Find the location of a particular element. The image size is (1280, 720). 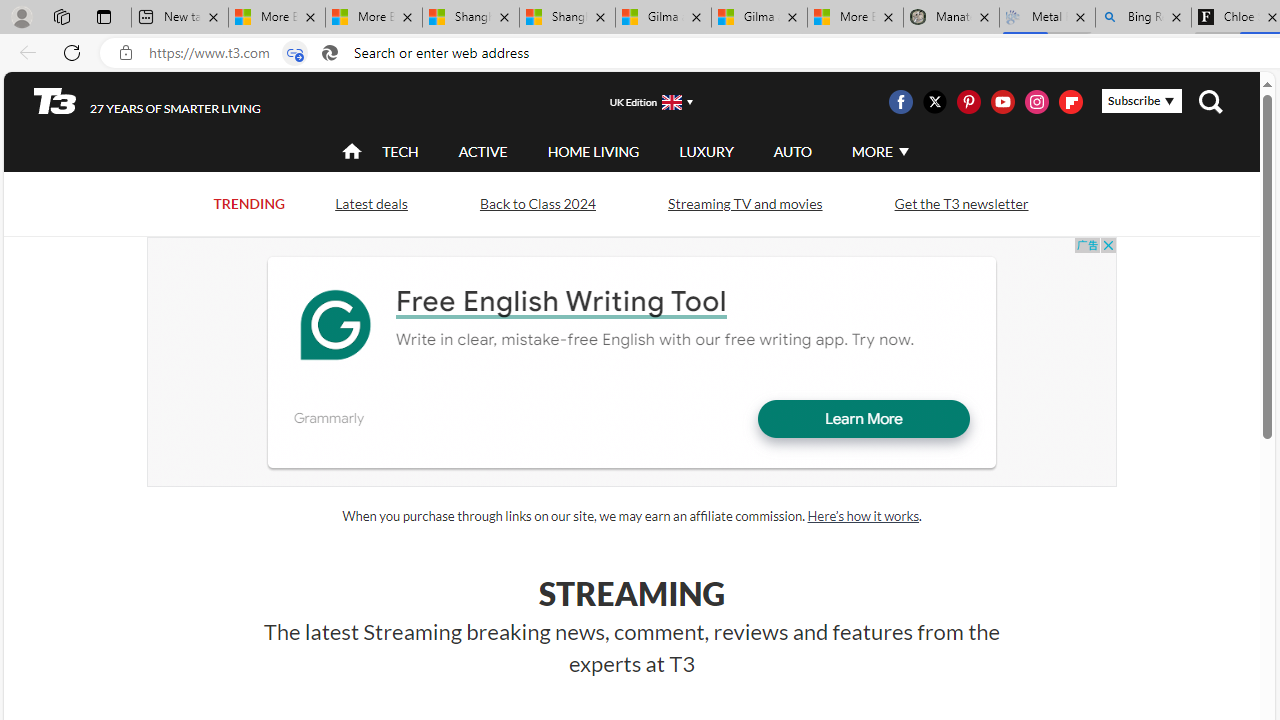

'Visit us on Pintrest' is located at coordinates (968, 101).